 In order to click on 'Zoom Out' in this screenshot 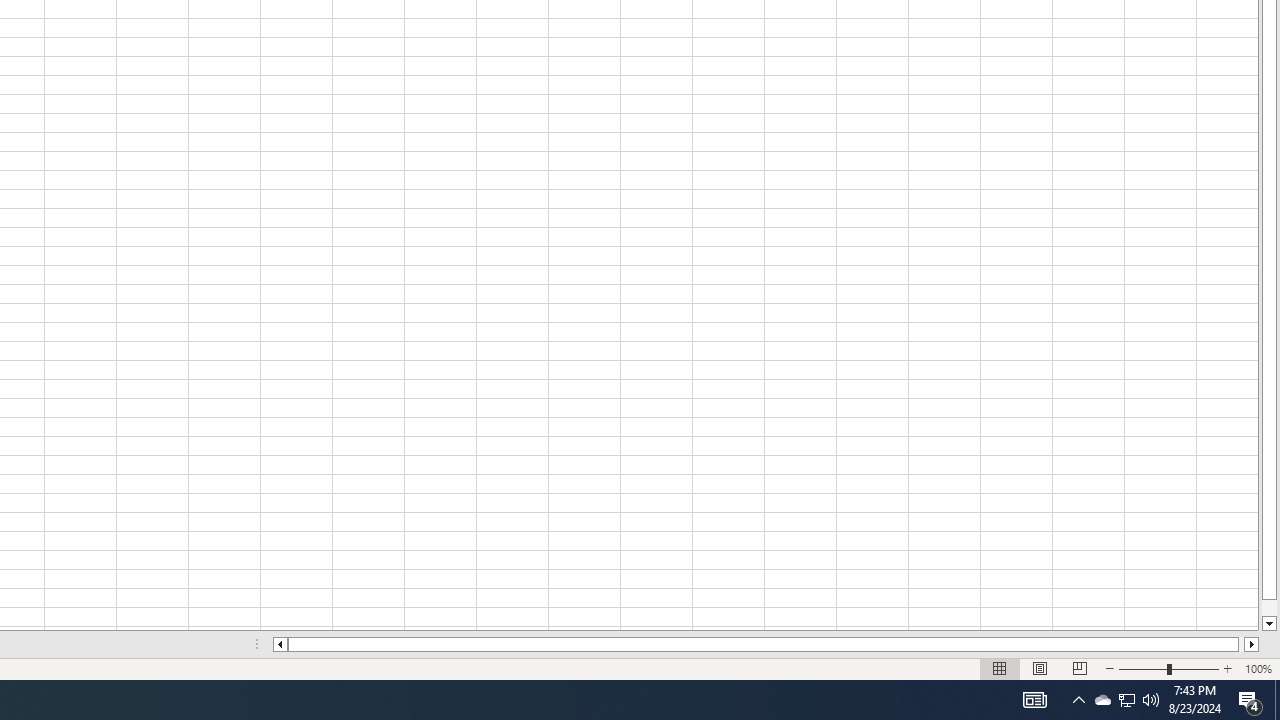, I will do `click(1143, 669)`.